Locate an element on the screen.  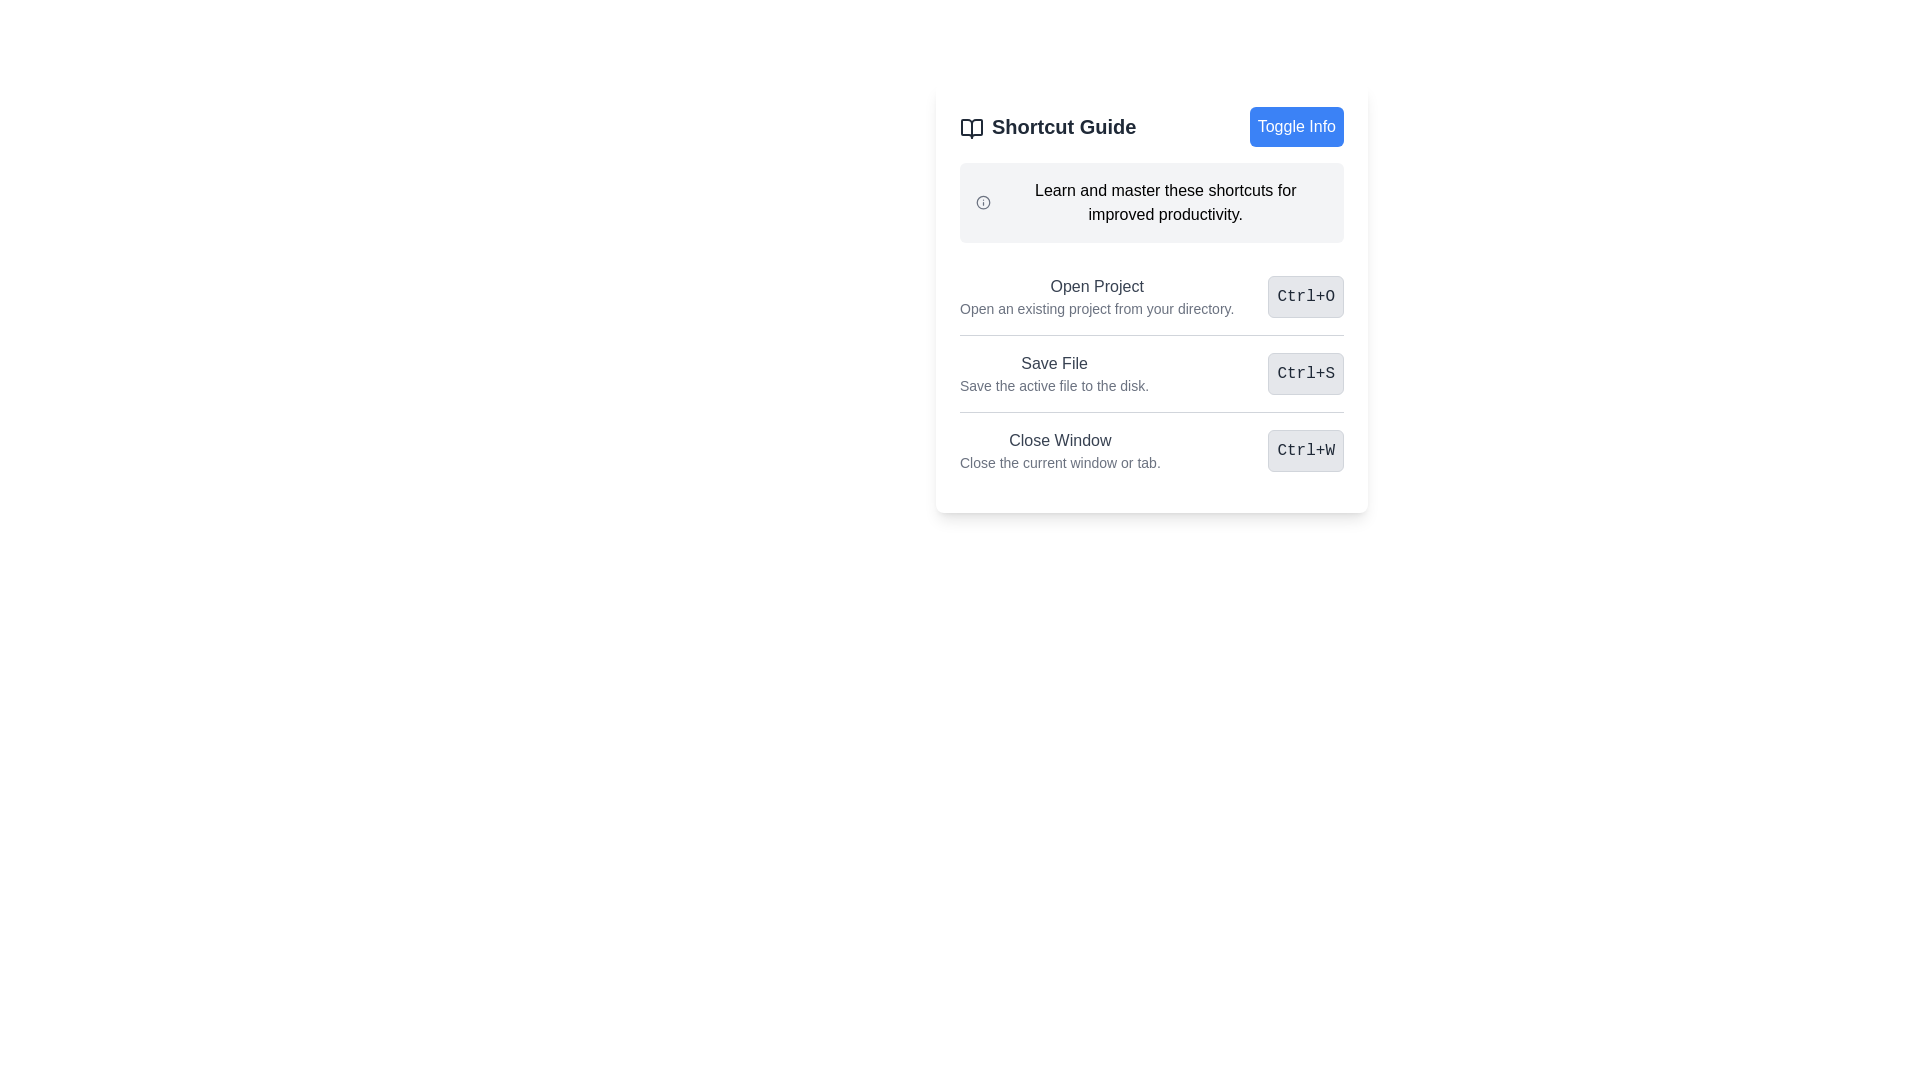
the descriptive text element that provides additional information about the 'Close Window' action, positioned below the 'Close Window' title is located at coordinates (1059, 462).